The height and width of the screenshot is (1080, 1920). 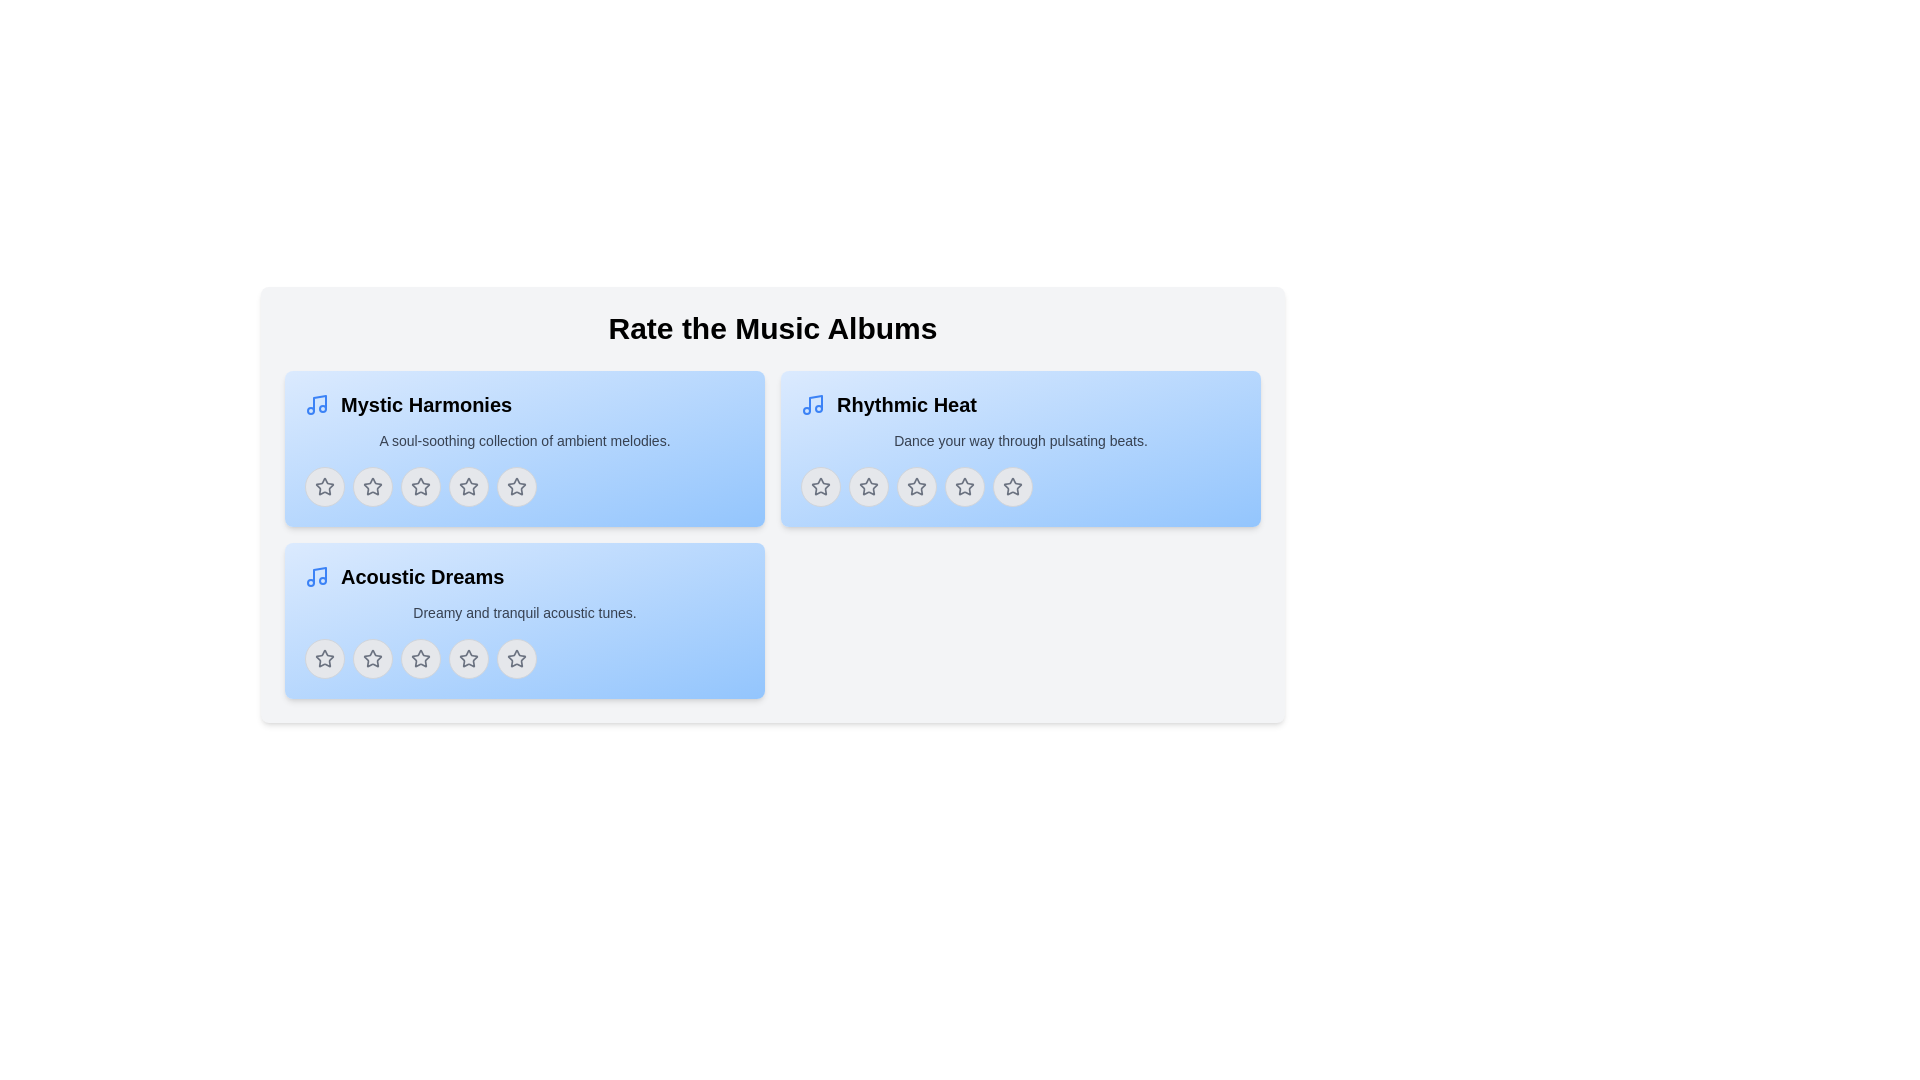 What do you see at coordinates (1021, 447) in the screenshot?
I see `the star rating component in the 'Rhythmic Heat' card located in the top-right section of the grid layout by clicking on the stars` at bounding box center [1021, 447].